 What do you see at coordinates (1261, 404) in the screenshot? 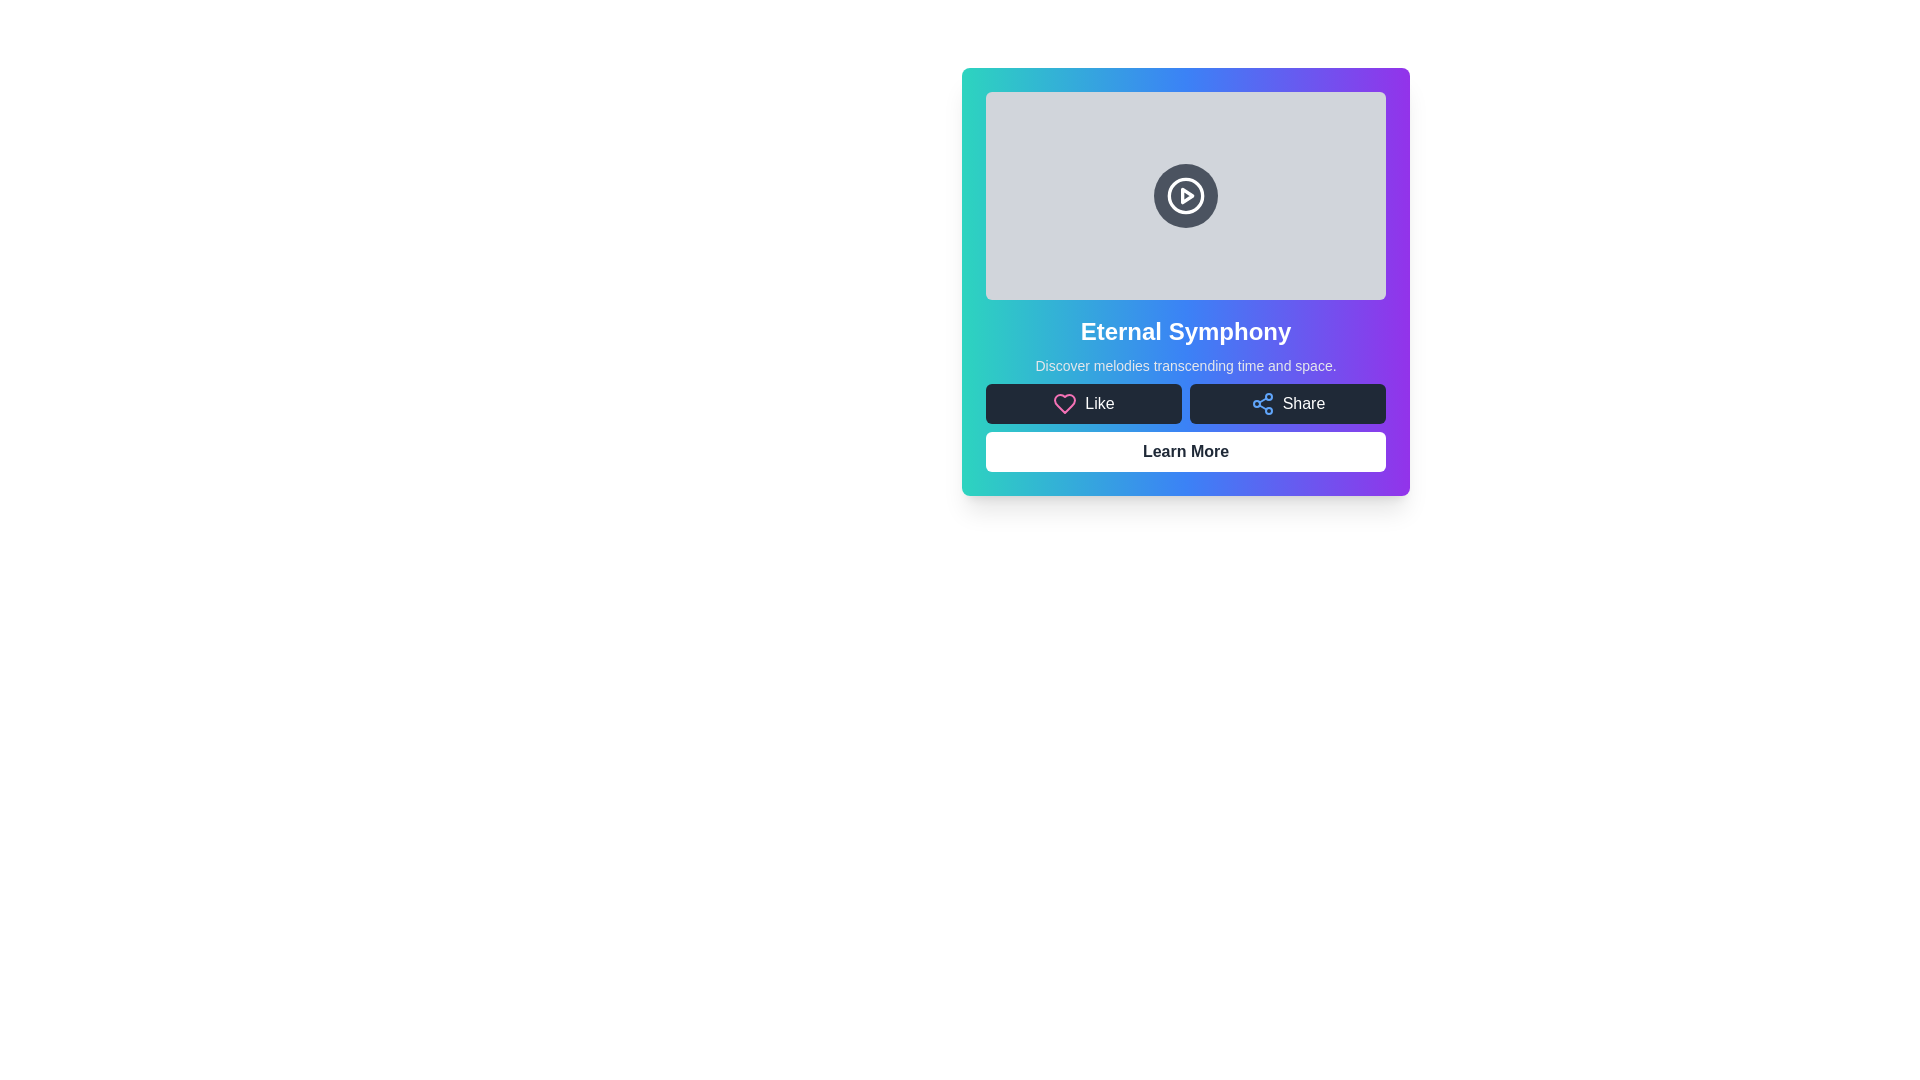
I see `the leftmost 'Share' SVG icon located in the bottom section of the 'Eternal Symphony' card` at bounding box center [1261, 404].